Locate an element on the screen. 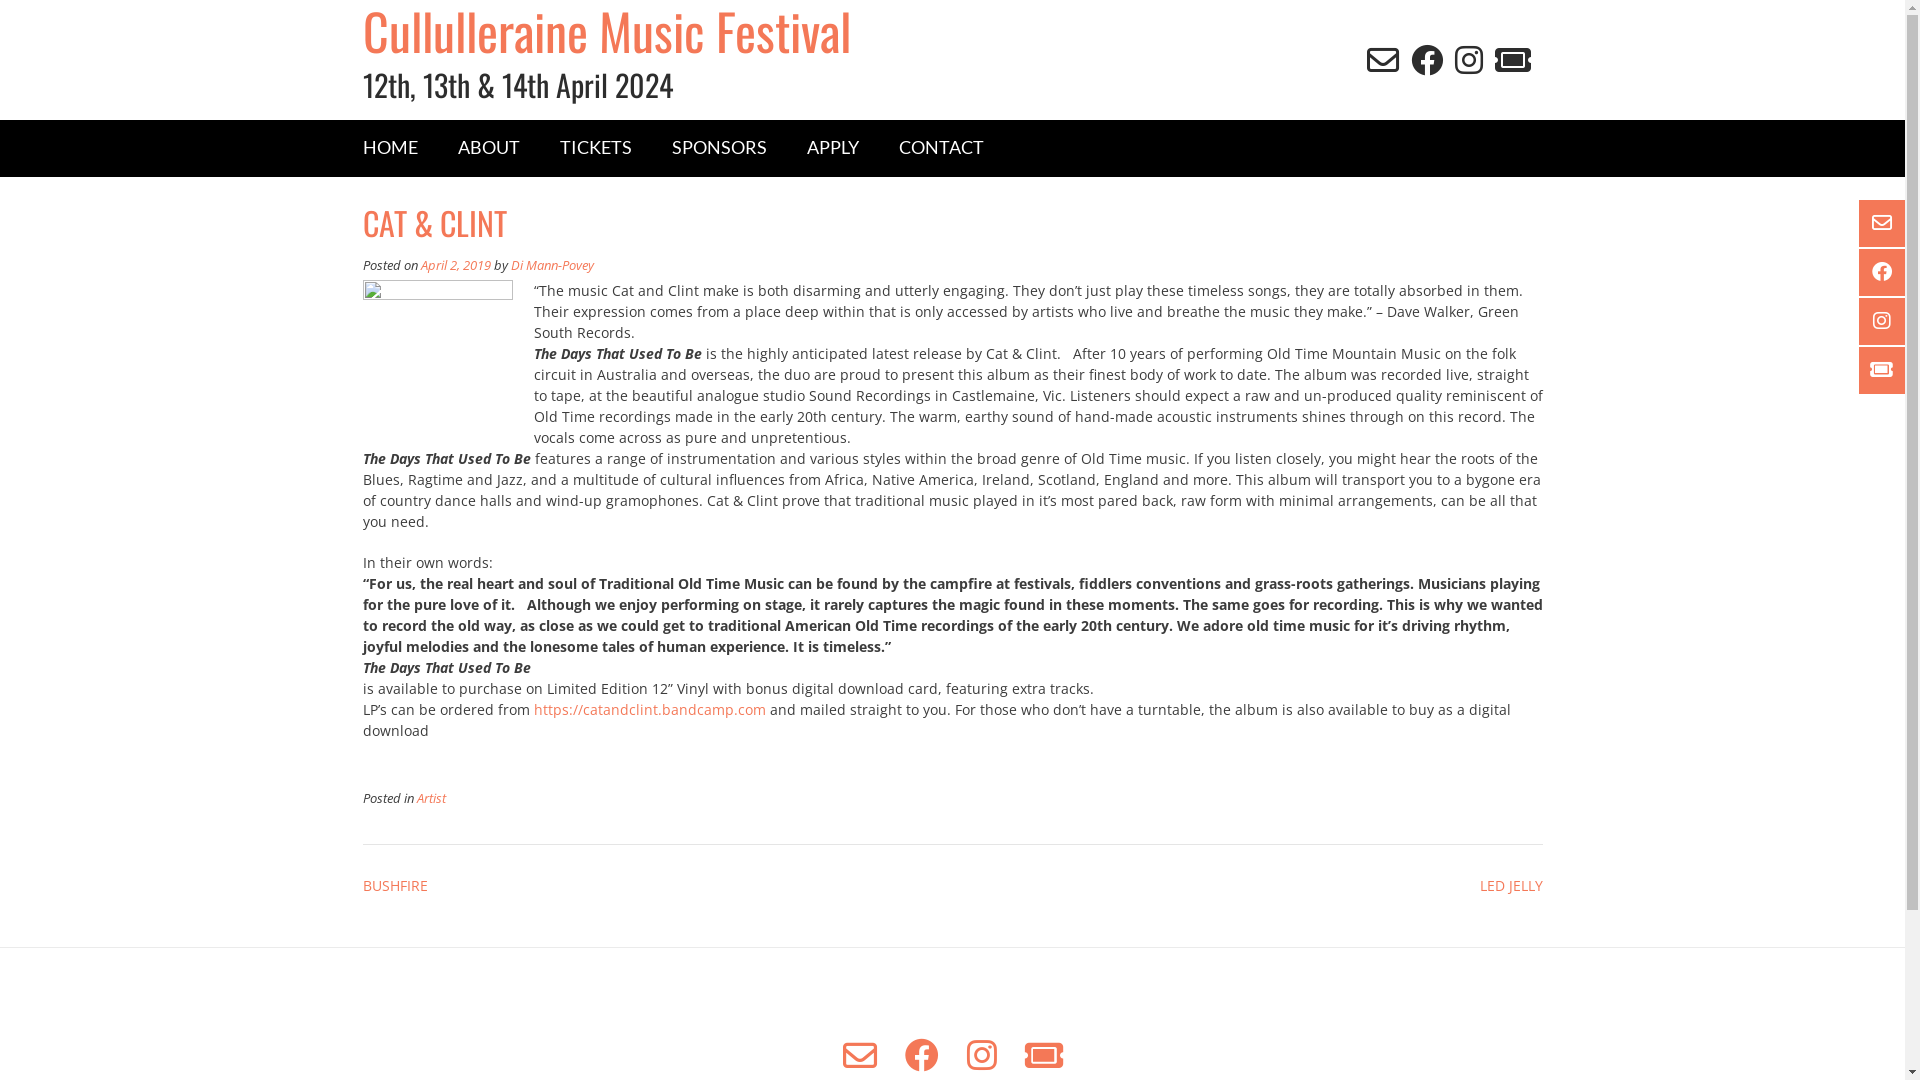  'SPONSORS' is located at coordinates (719, 147).